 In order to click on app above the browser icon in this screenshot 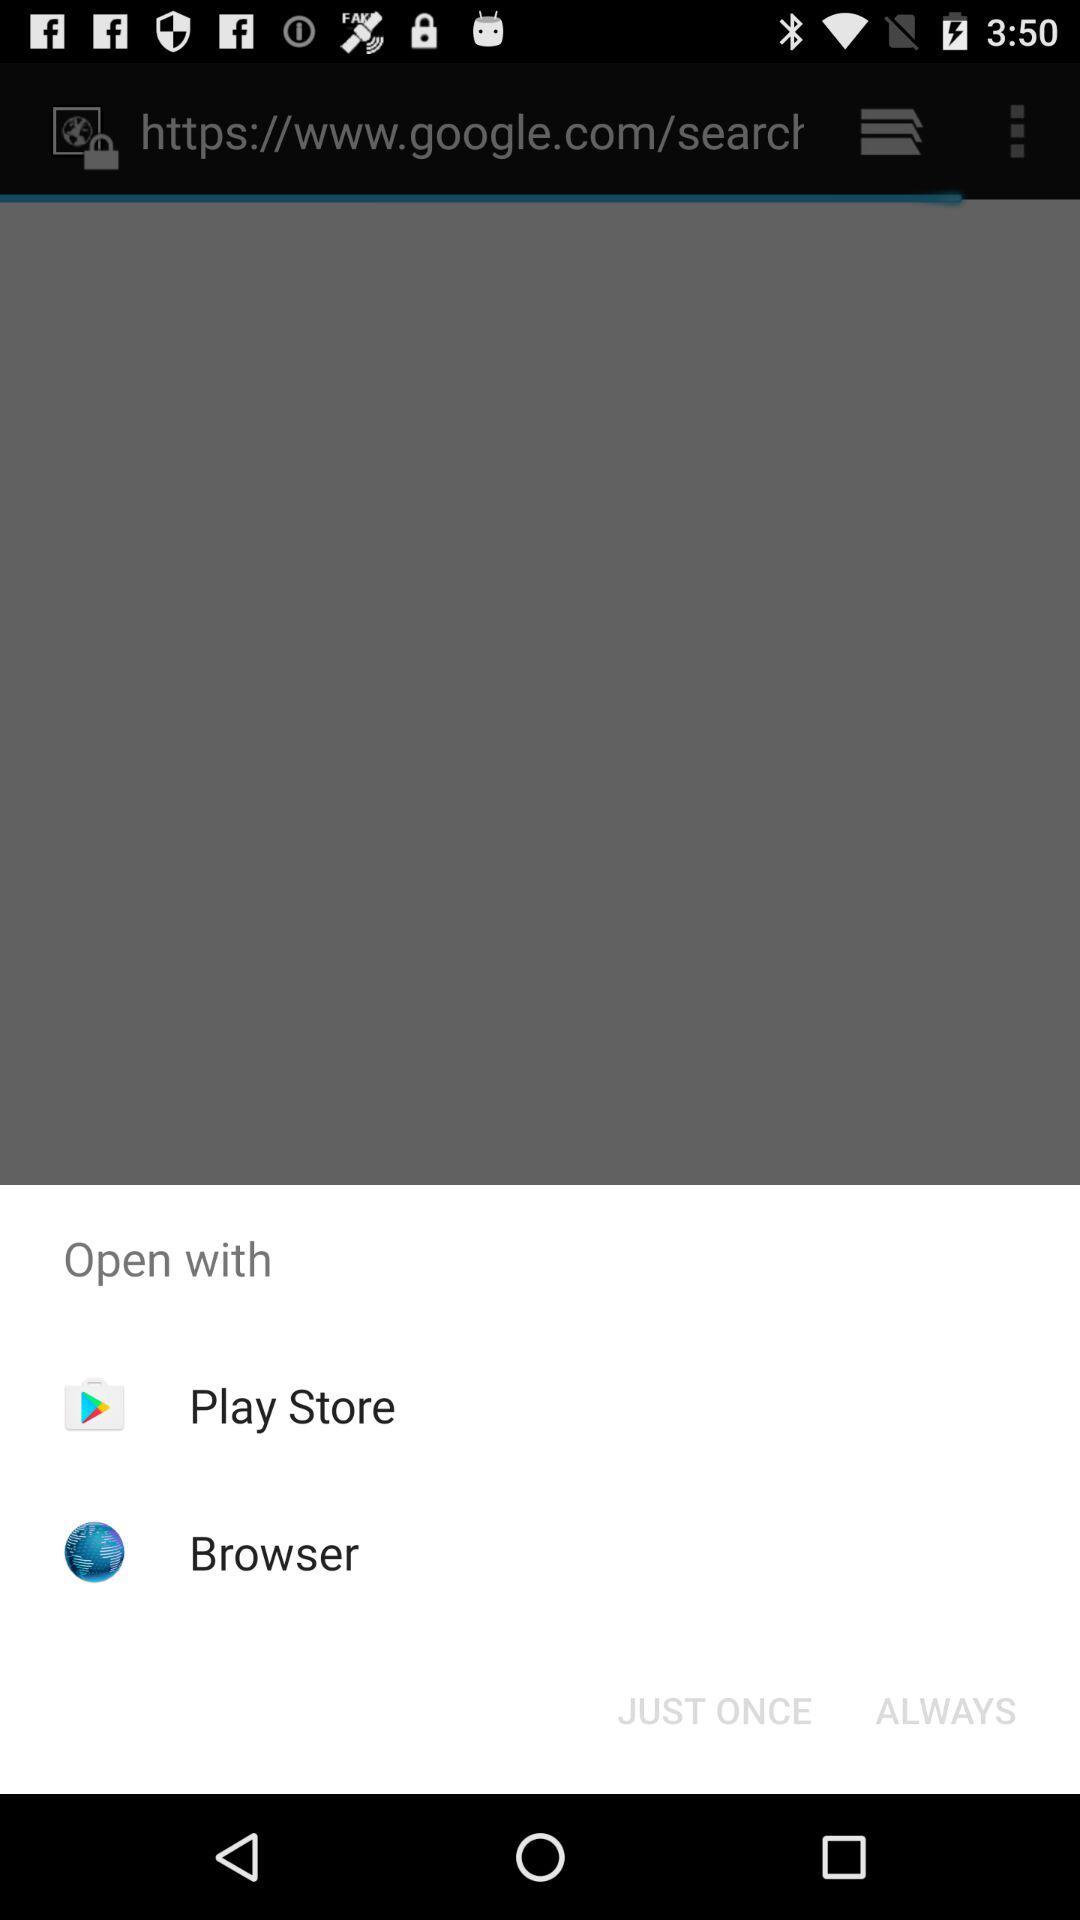, I will do `click(292, 1404)`.